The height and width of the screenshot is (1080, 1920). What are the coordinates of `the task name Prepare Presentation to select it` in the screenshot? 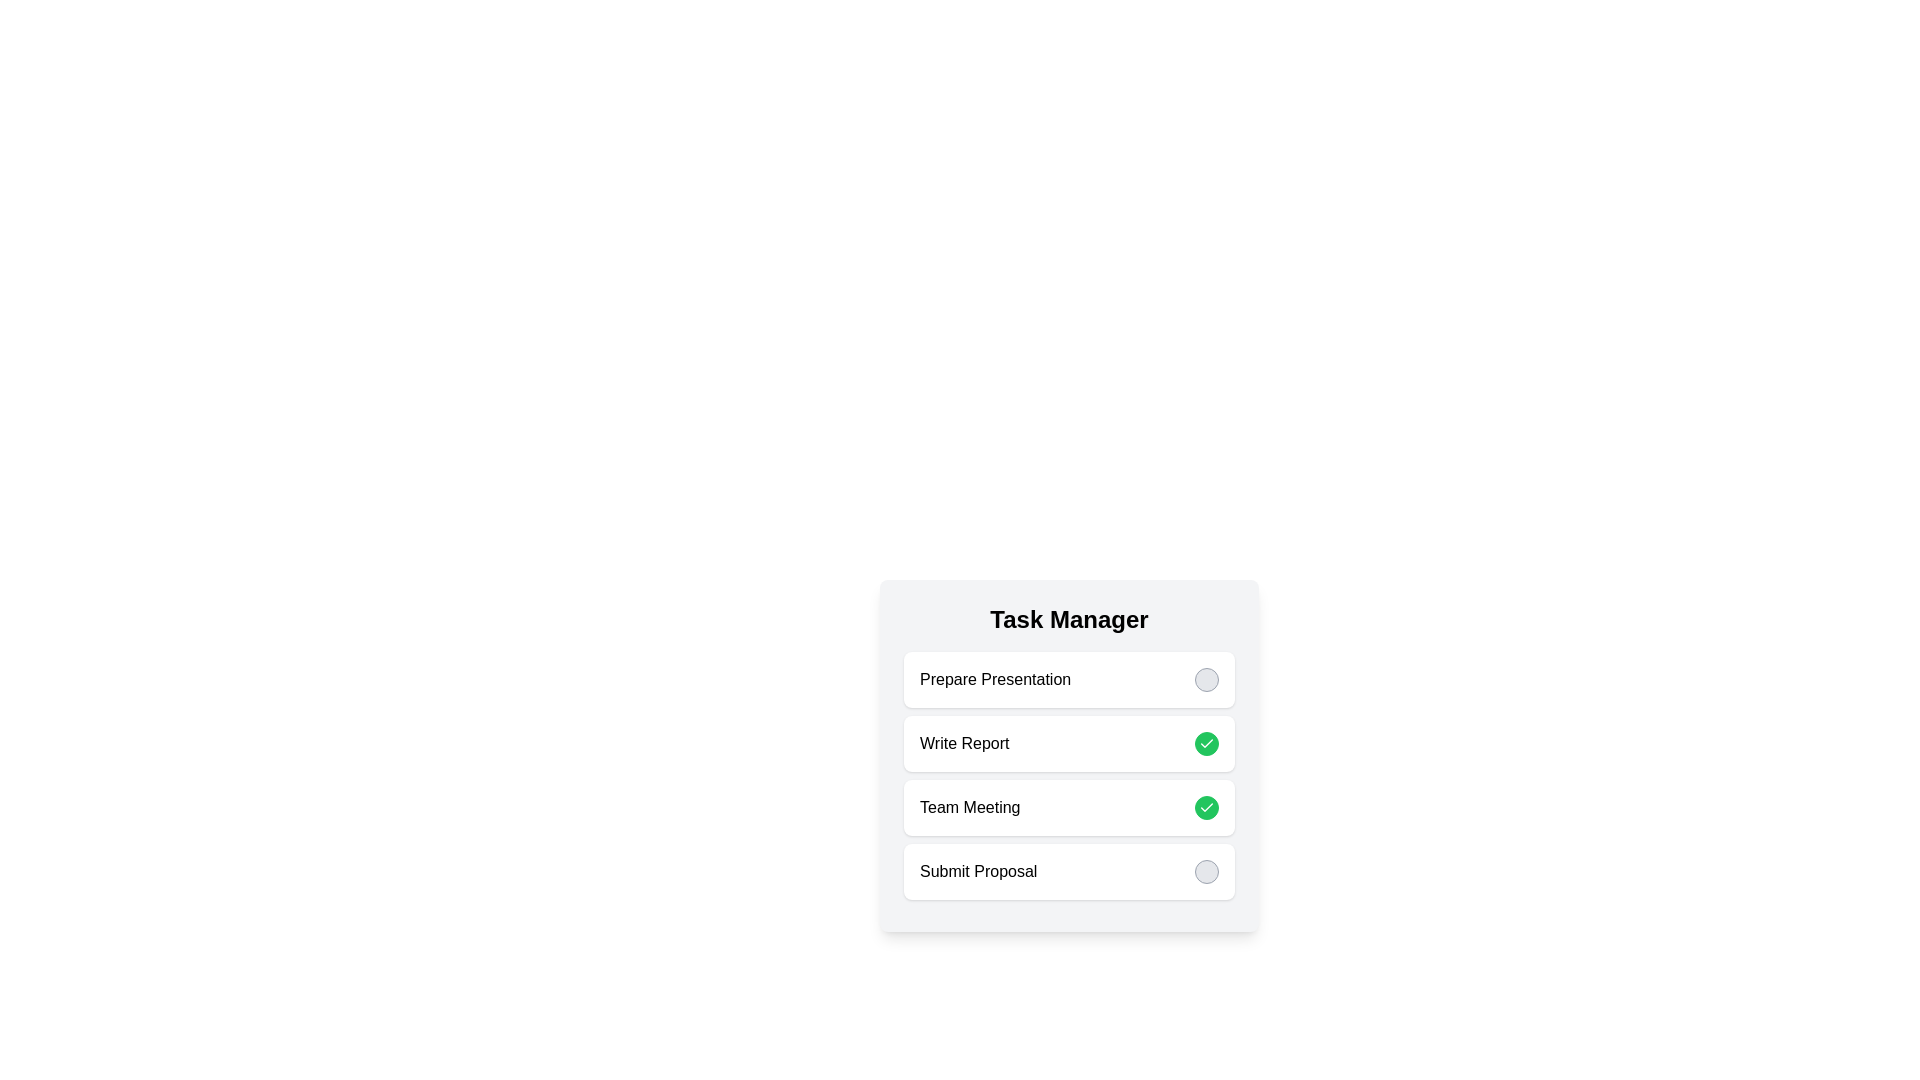 It's located at (995, 678).